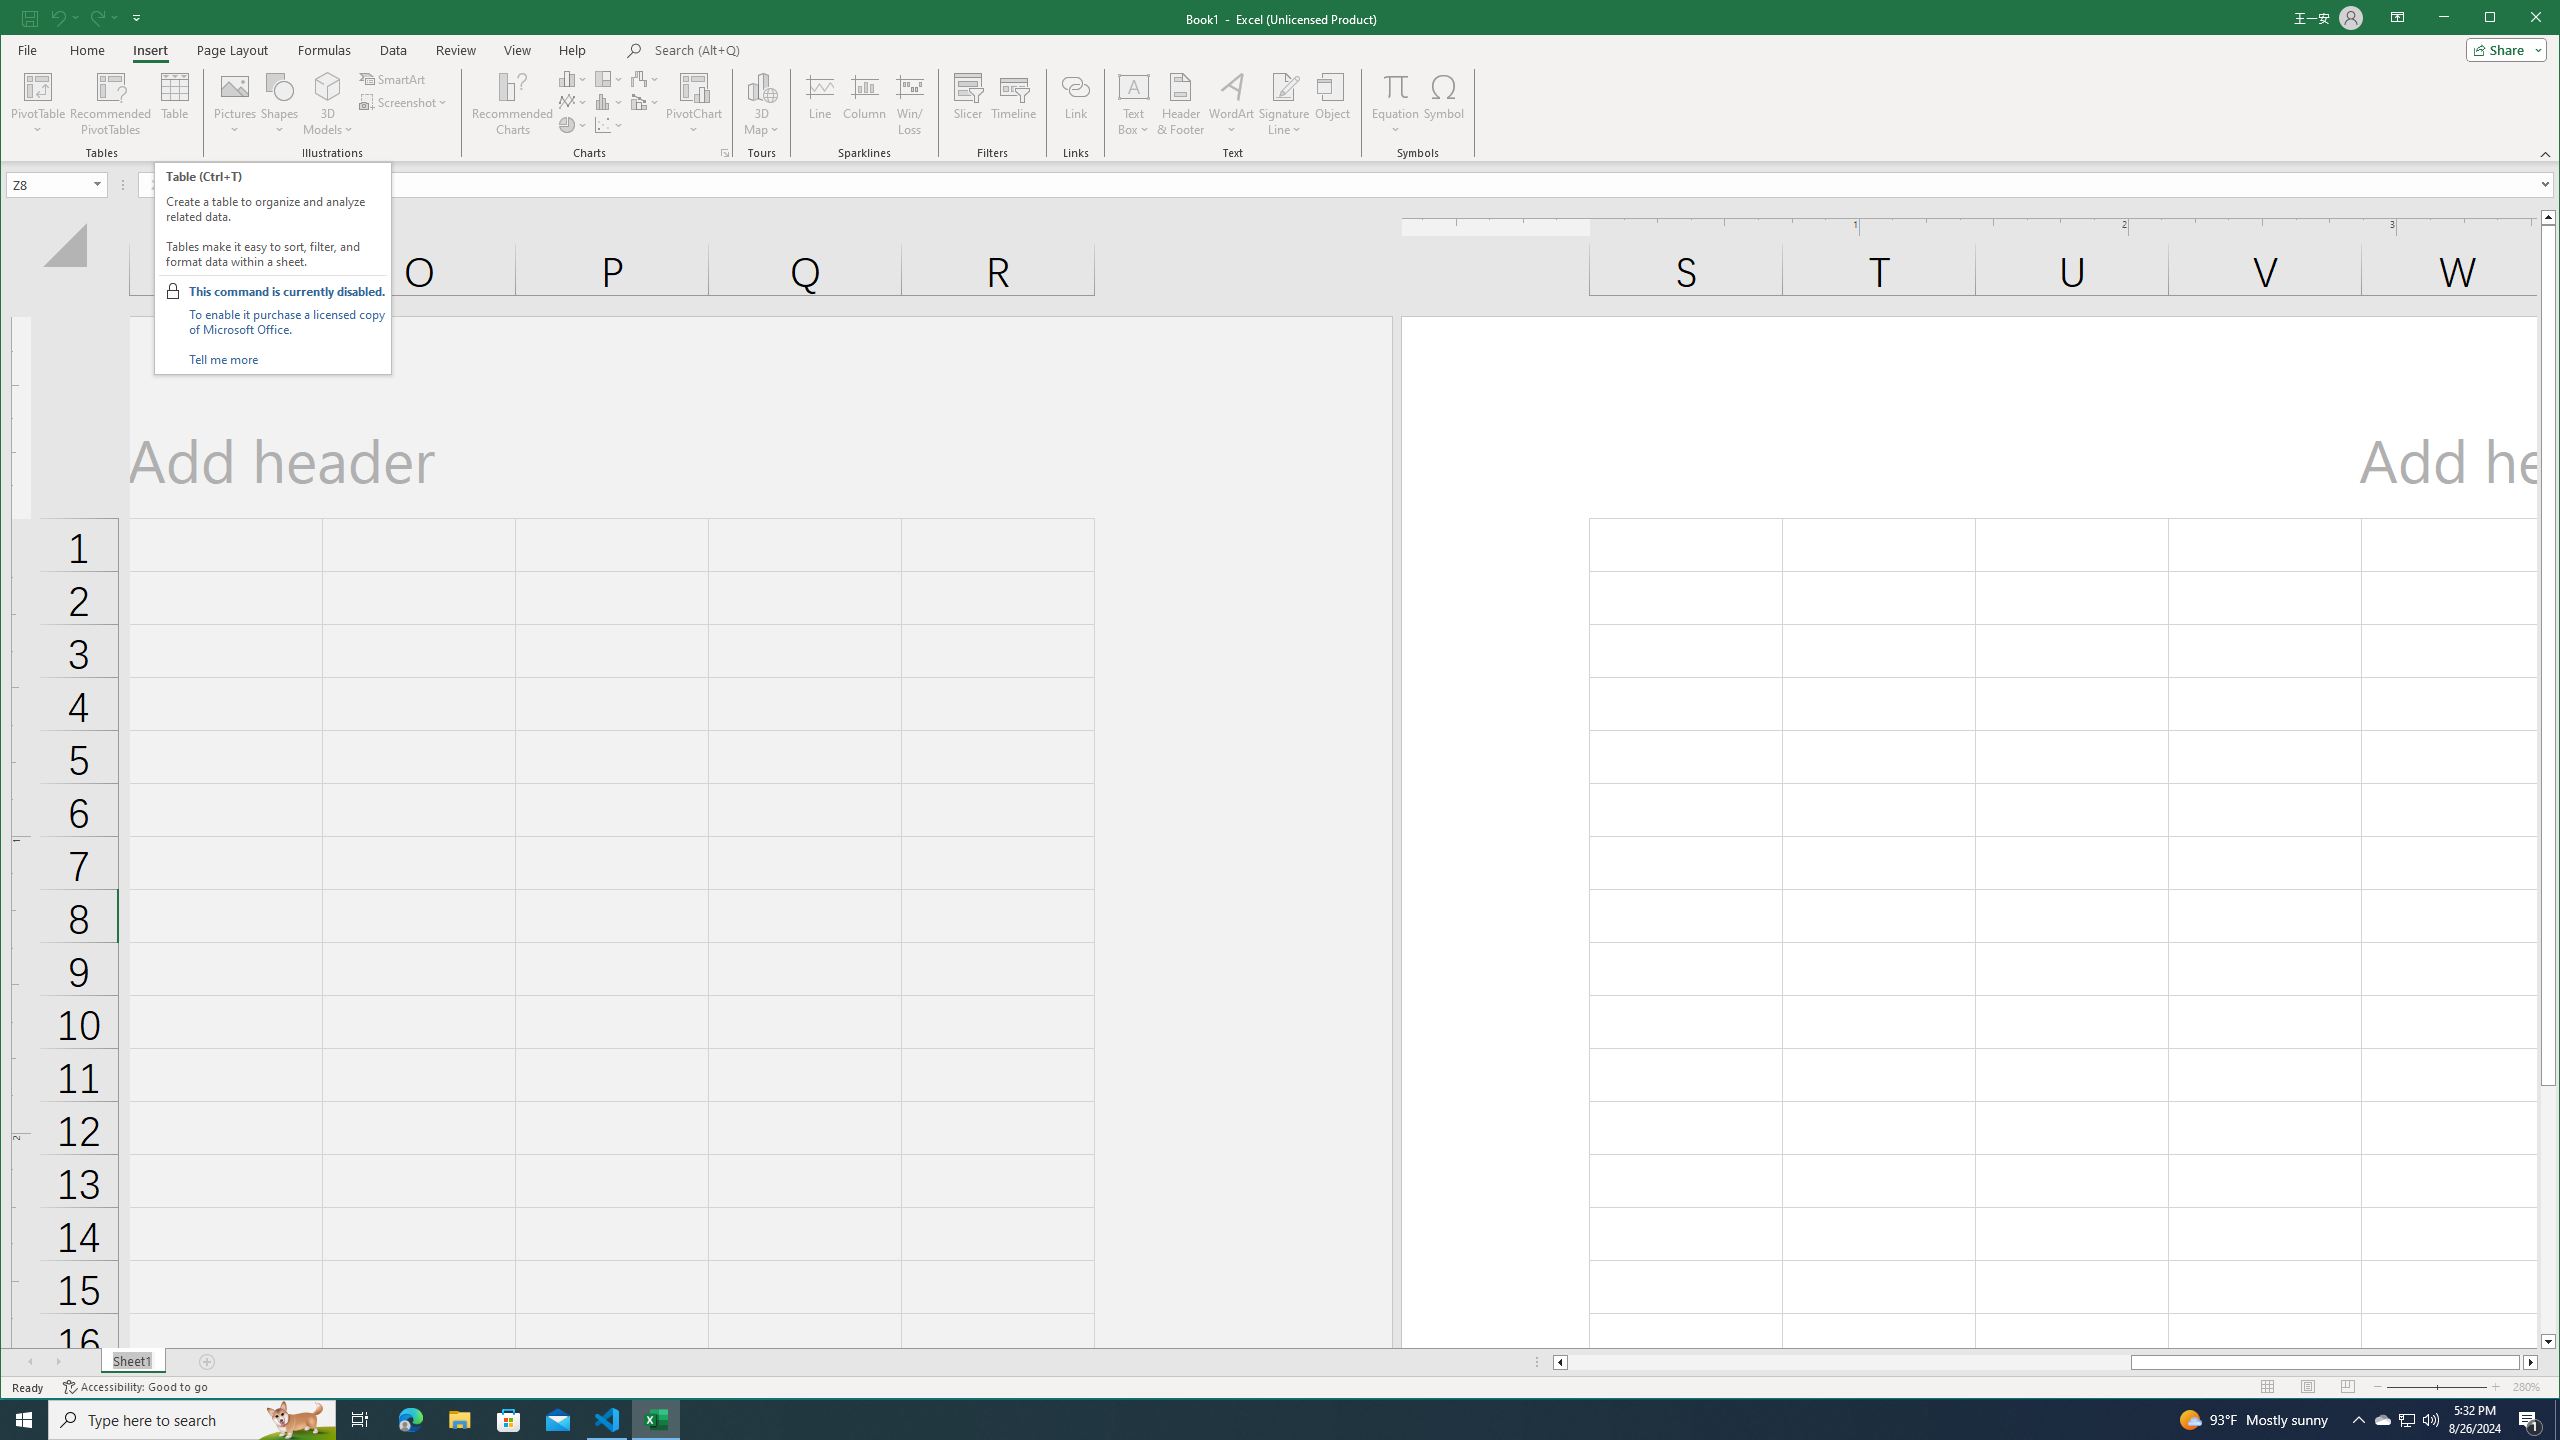 The width and height of the screenshot is (2560, 1440). Describe the element at coordinates (358, 1418) in the screenshot. I see `'Task View'` at that location.